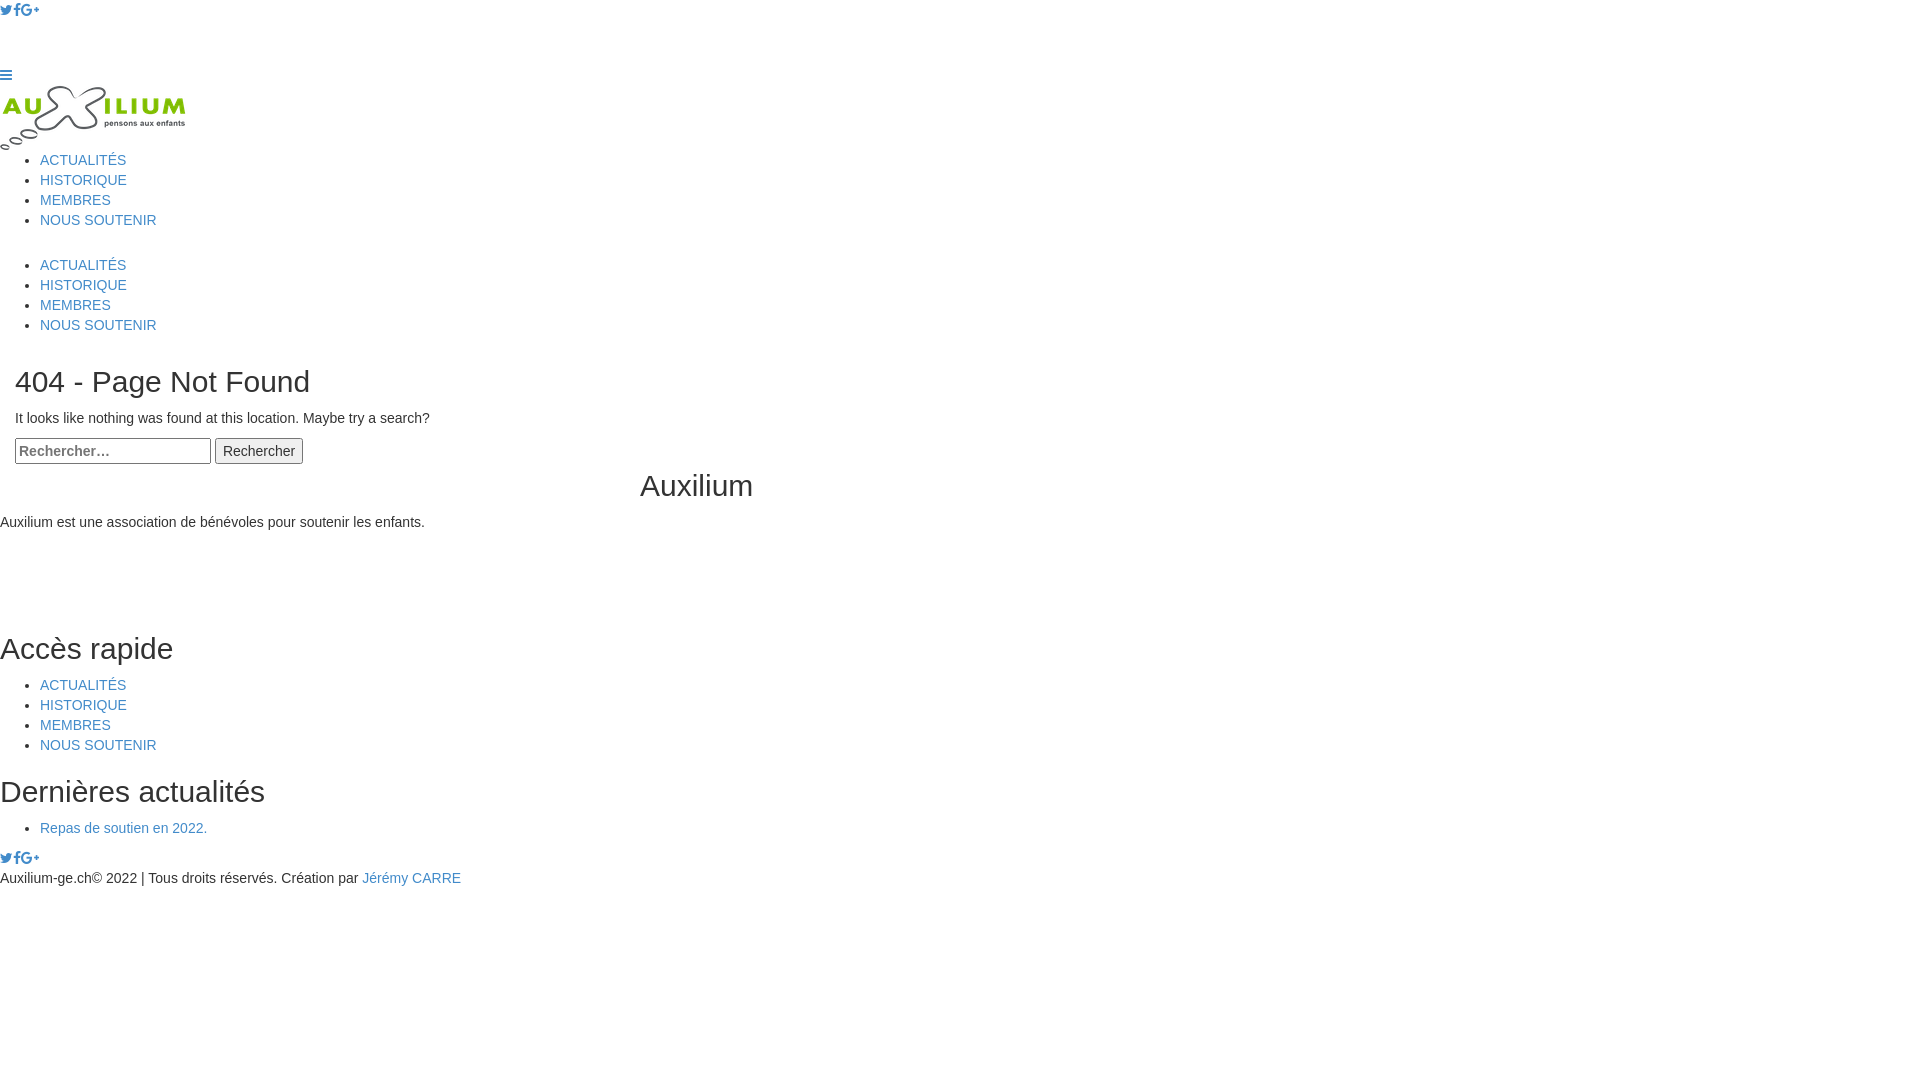  Describe the element at coordinates (82, 180) in the screenshot. I see `'HISTORIQUE'` at that location.